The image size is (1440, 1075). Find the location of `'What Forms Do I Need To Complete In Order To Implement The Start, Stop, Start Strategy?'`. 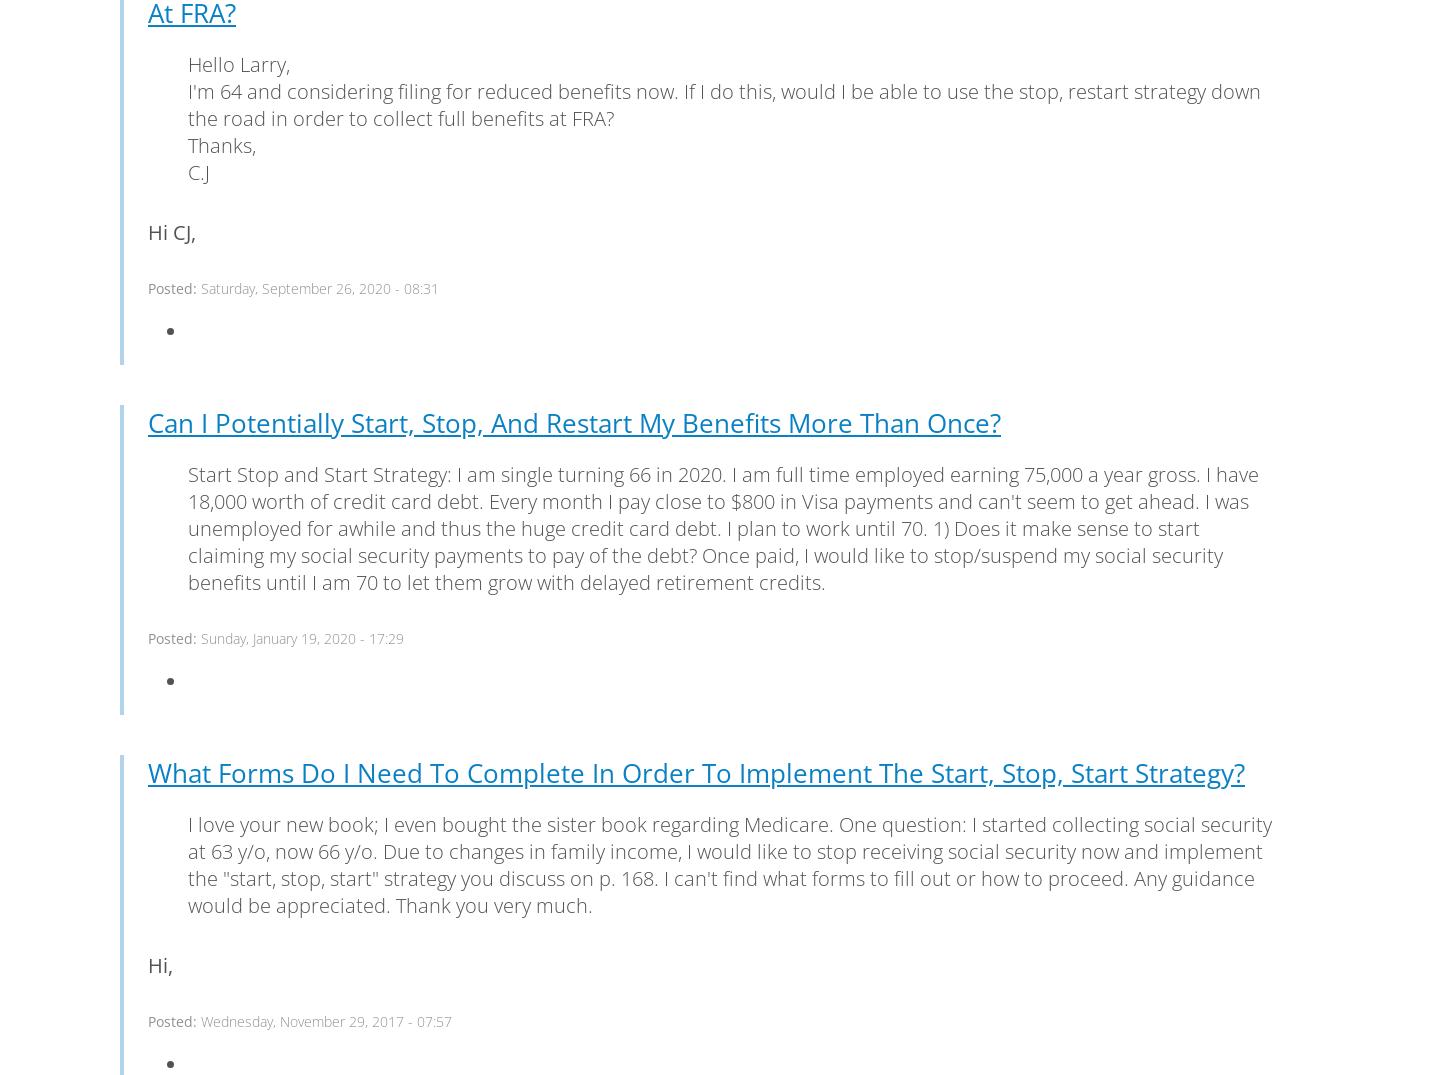

'What Forms Do I Need To Complete In Order To Implement The Start, Stop, Start Strategy?' is located at coordinates (696, 771).